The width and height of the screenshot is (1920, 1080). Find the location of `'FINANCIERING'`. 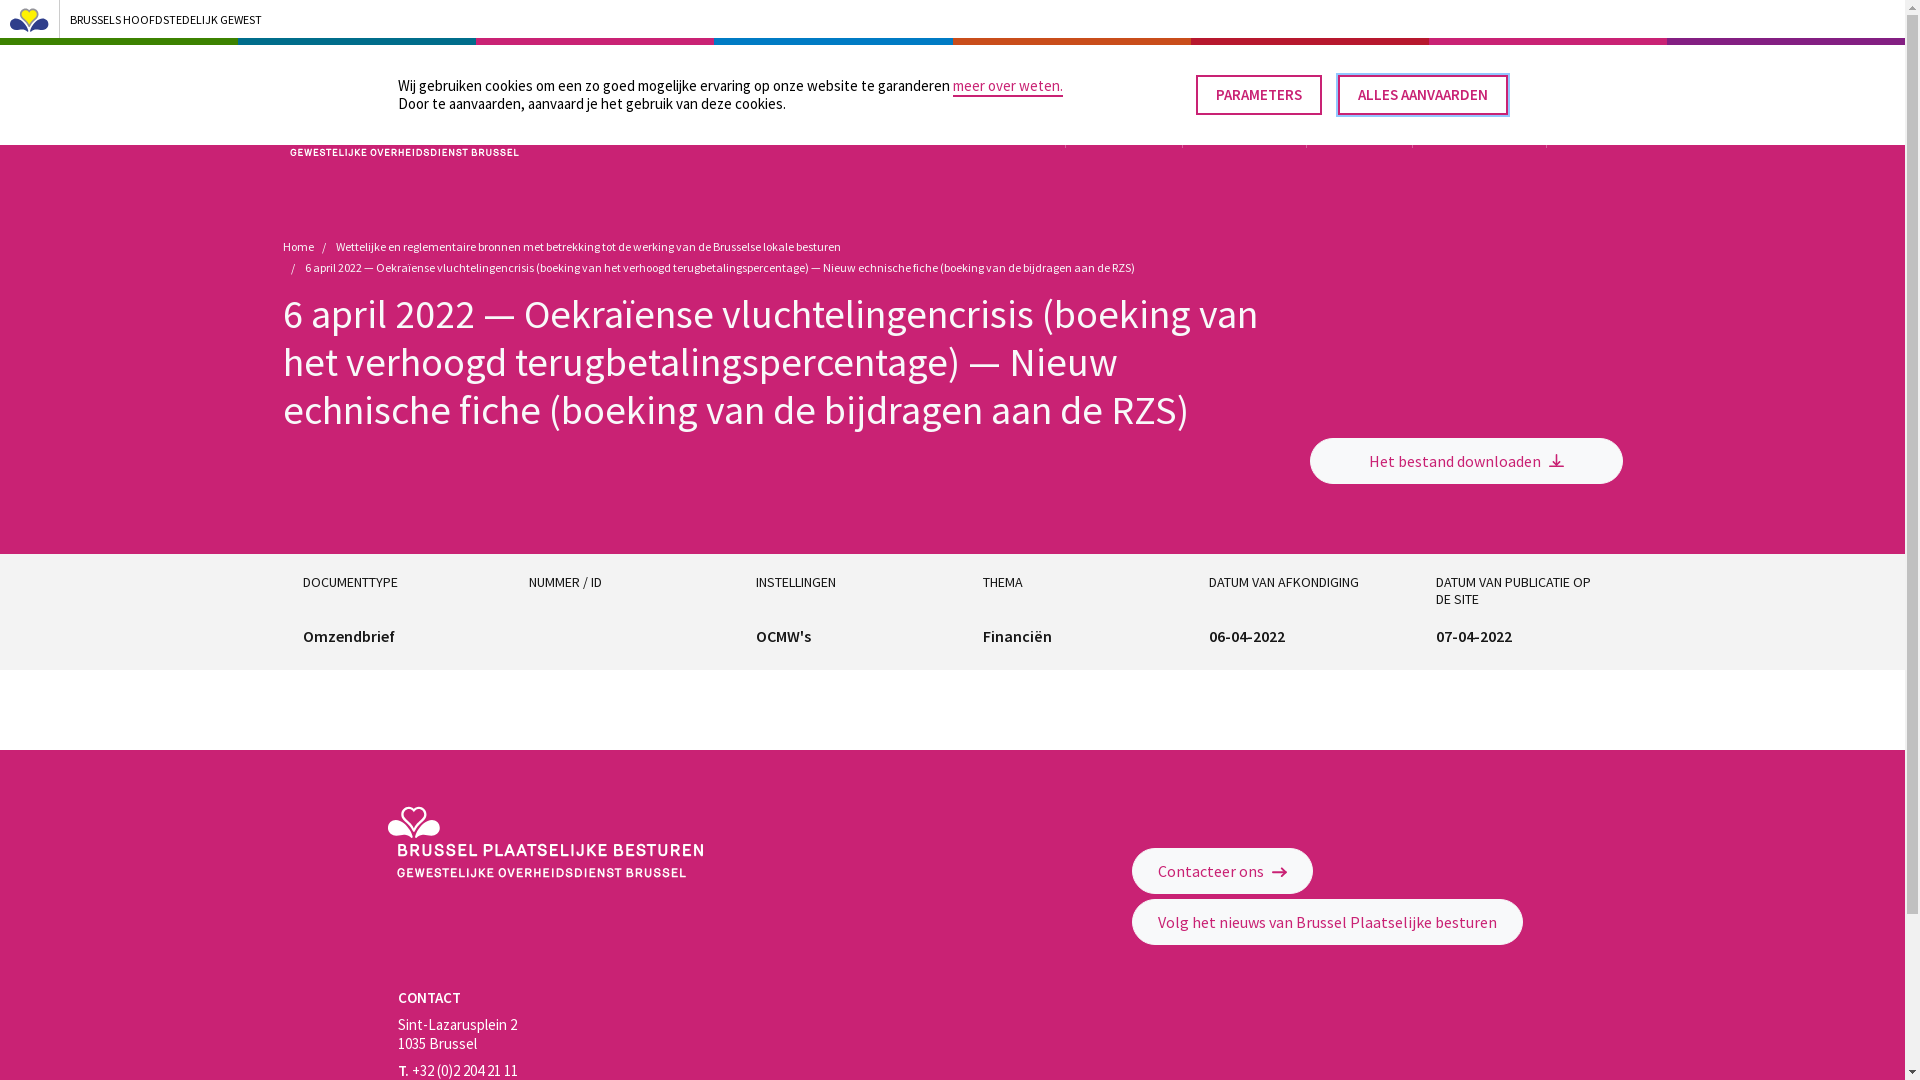

'FINANCIERING' is located at coordinates (1242, 131).